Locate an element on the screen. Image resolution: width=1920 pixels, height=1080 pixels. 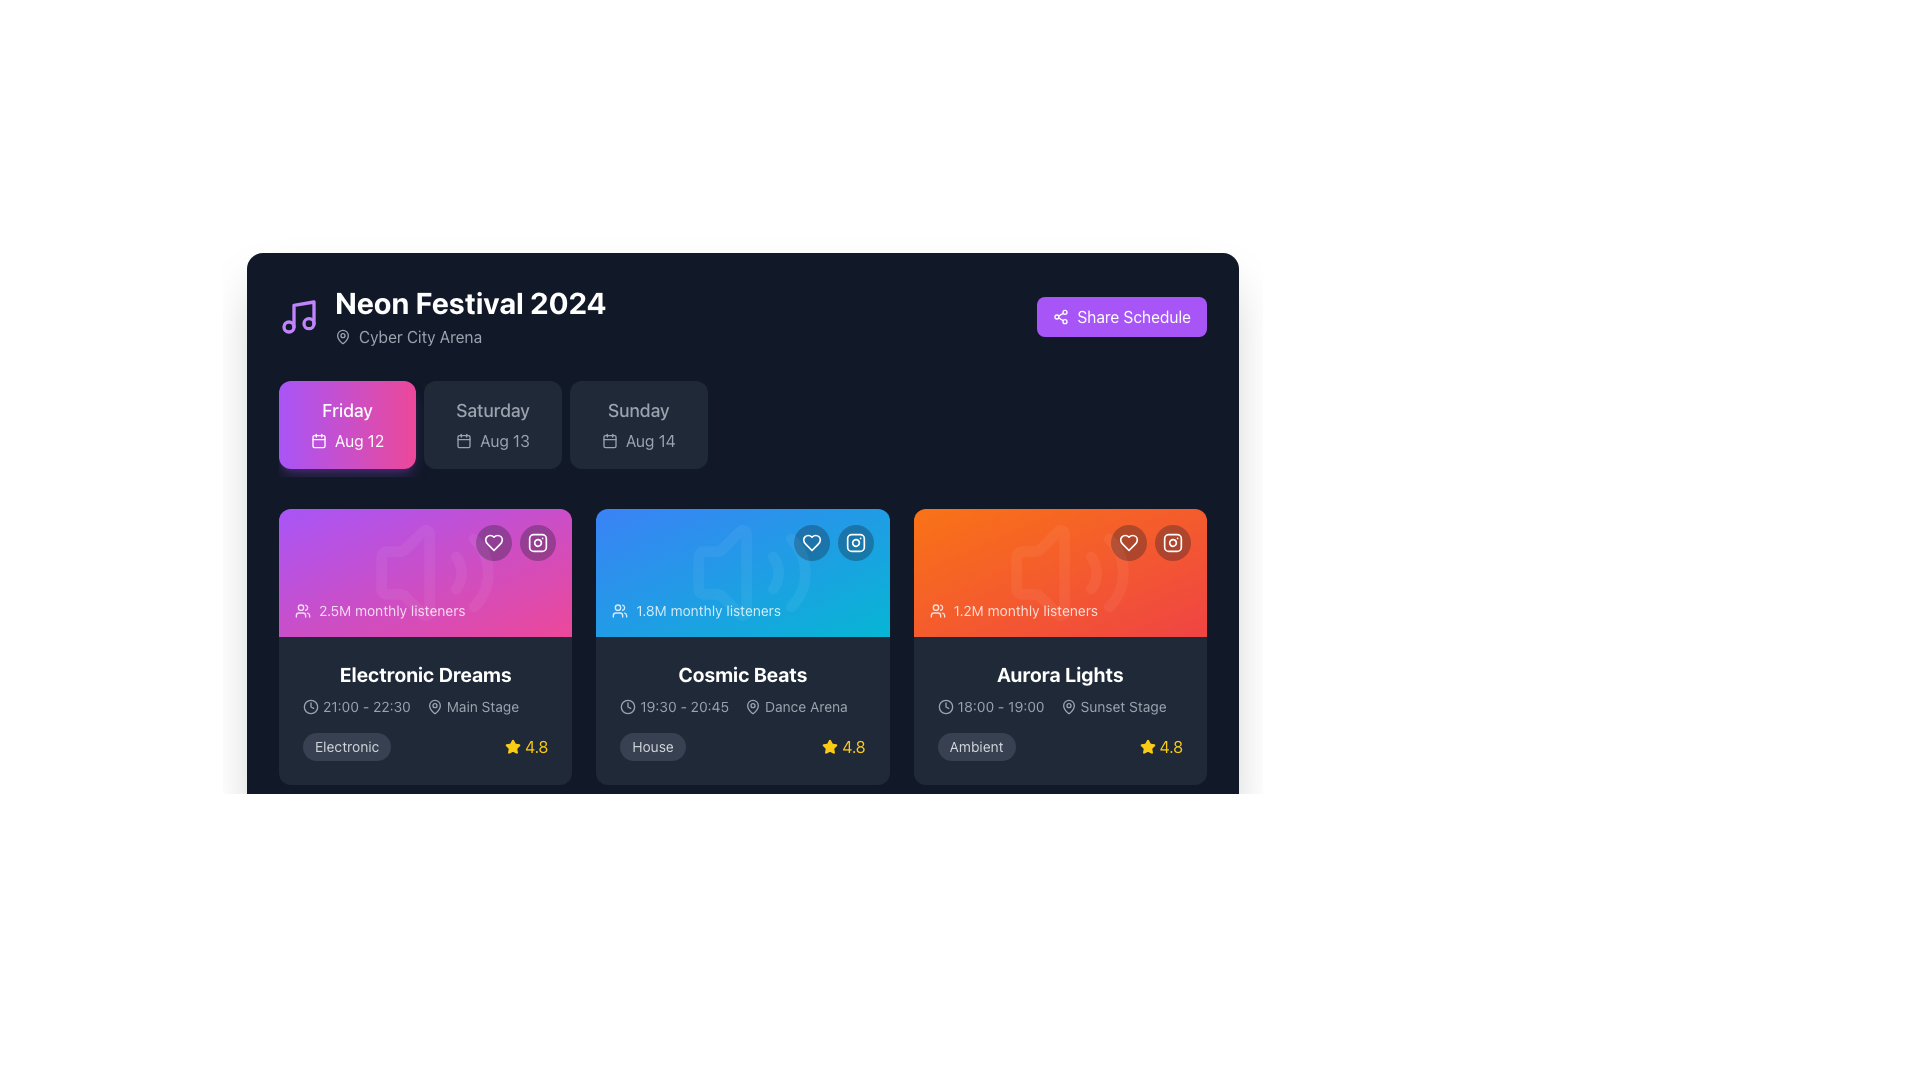
text information displayed in the Text Label with Icon located at the bottom left corner of the 'Electronic Dreams' event card is located at coordinates (380, 609).